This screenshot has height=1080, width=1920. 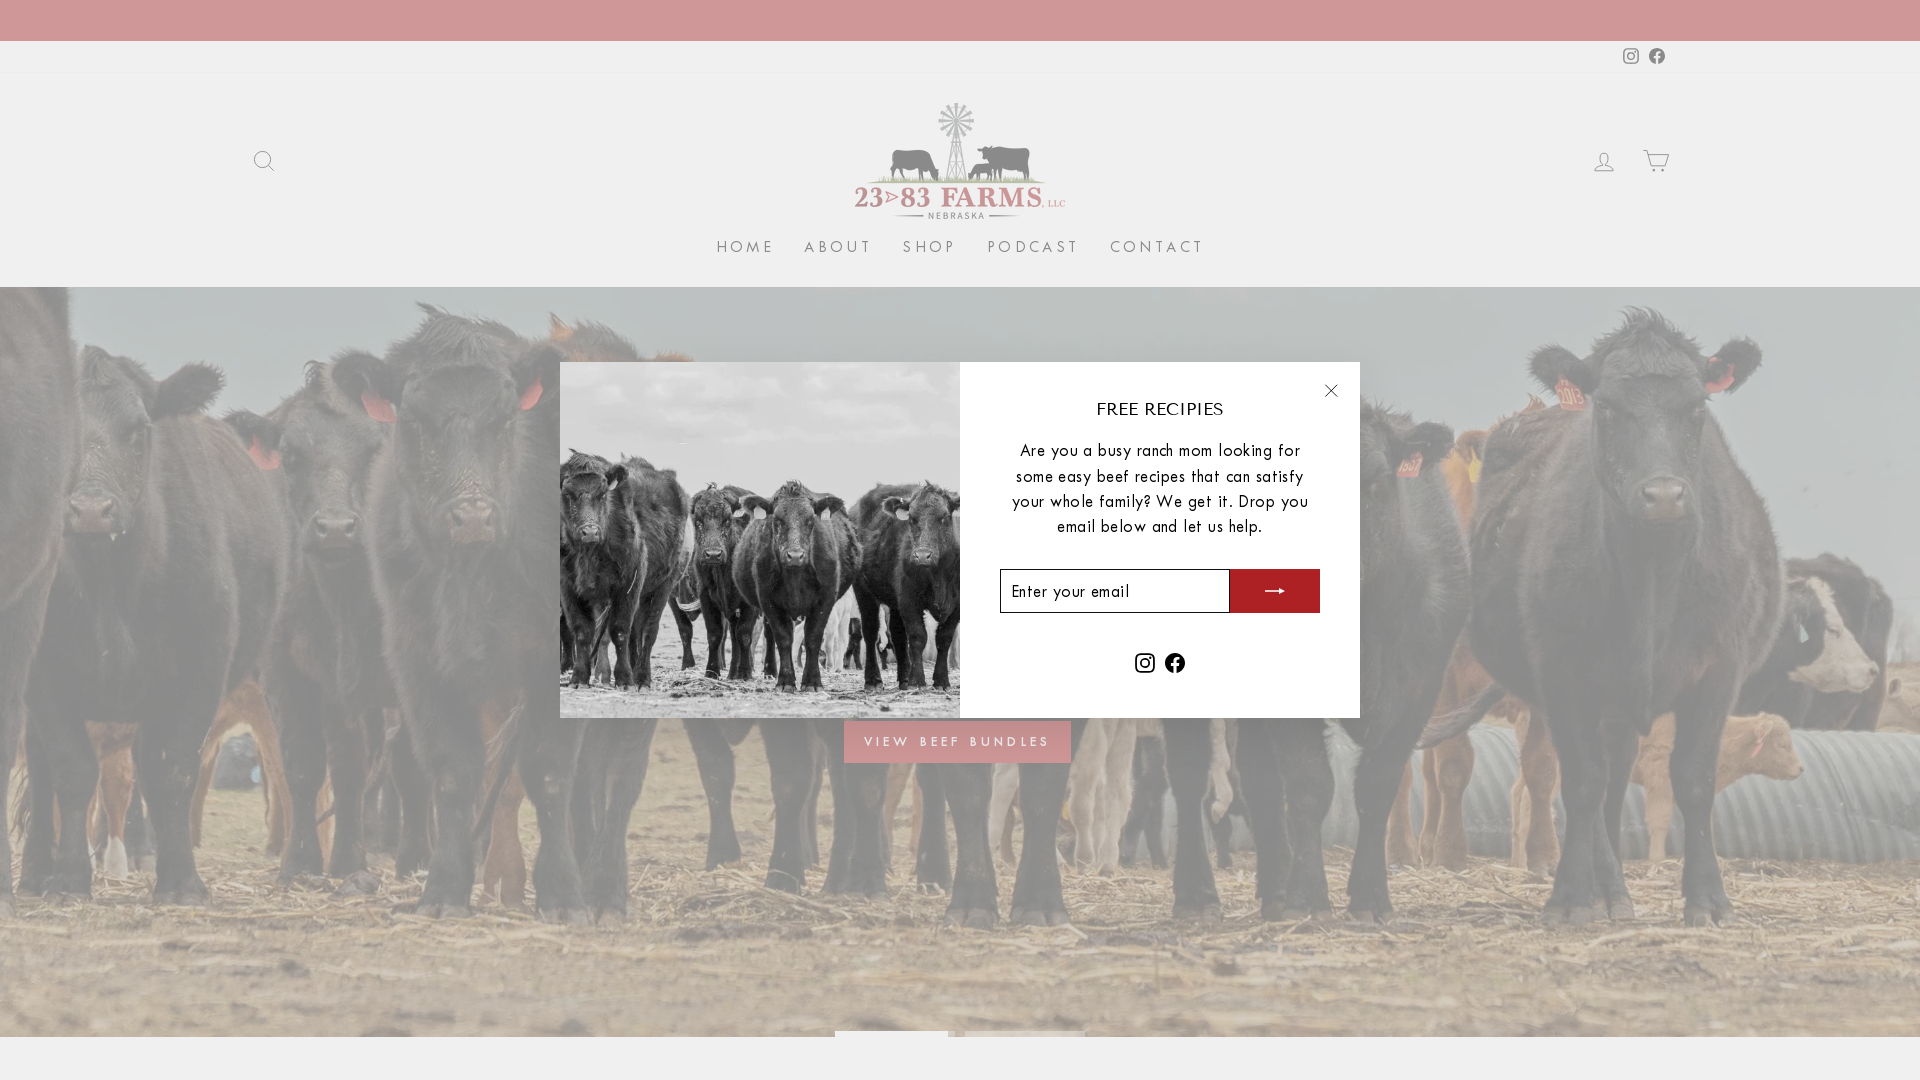 I want to click on 'SEARCH', so click(x=263, y=159).